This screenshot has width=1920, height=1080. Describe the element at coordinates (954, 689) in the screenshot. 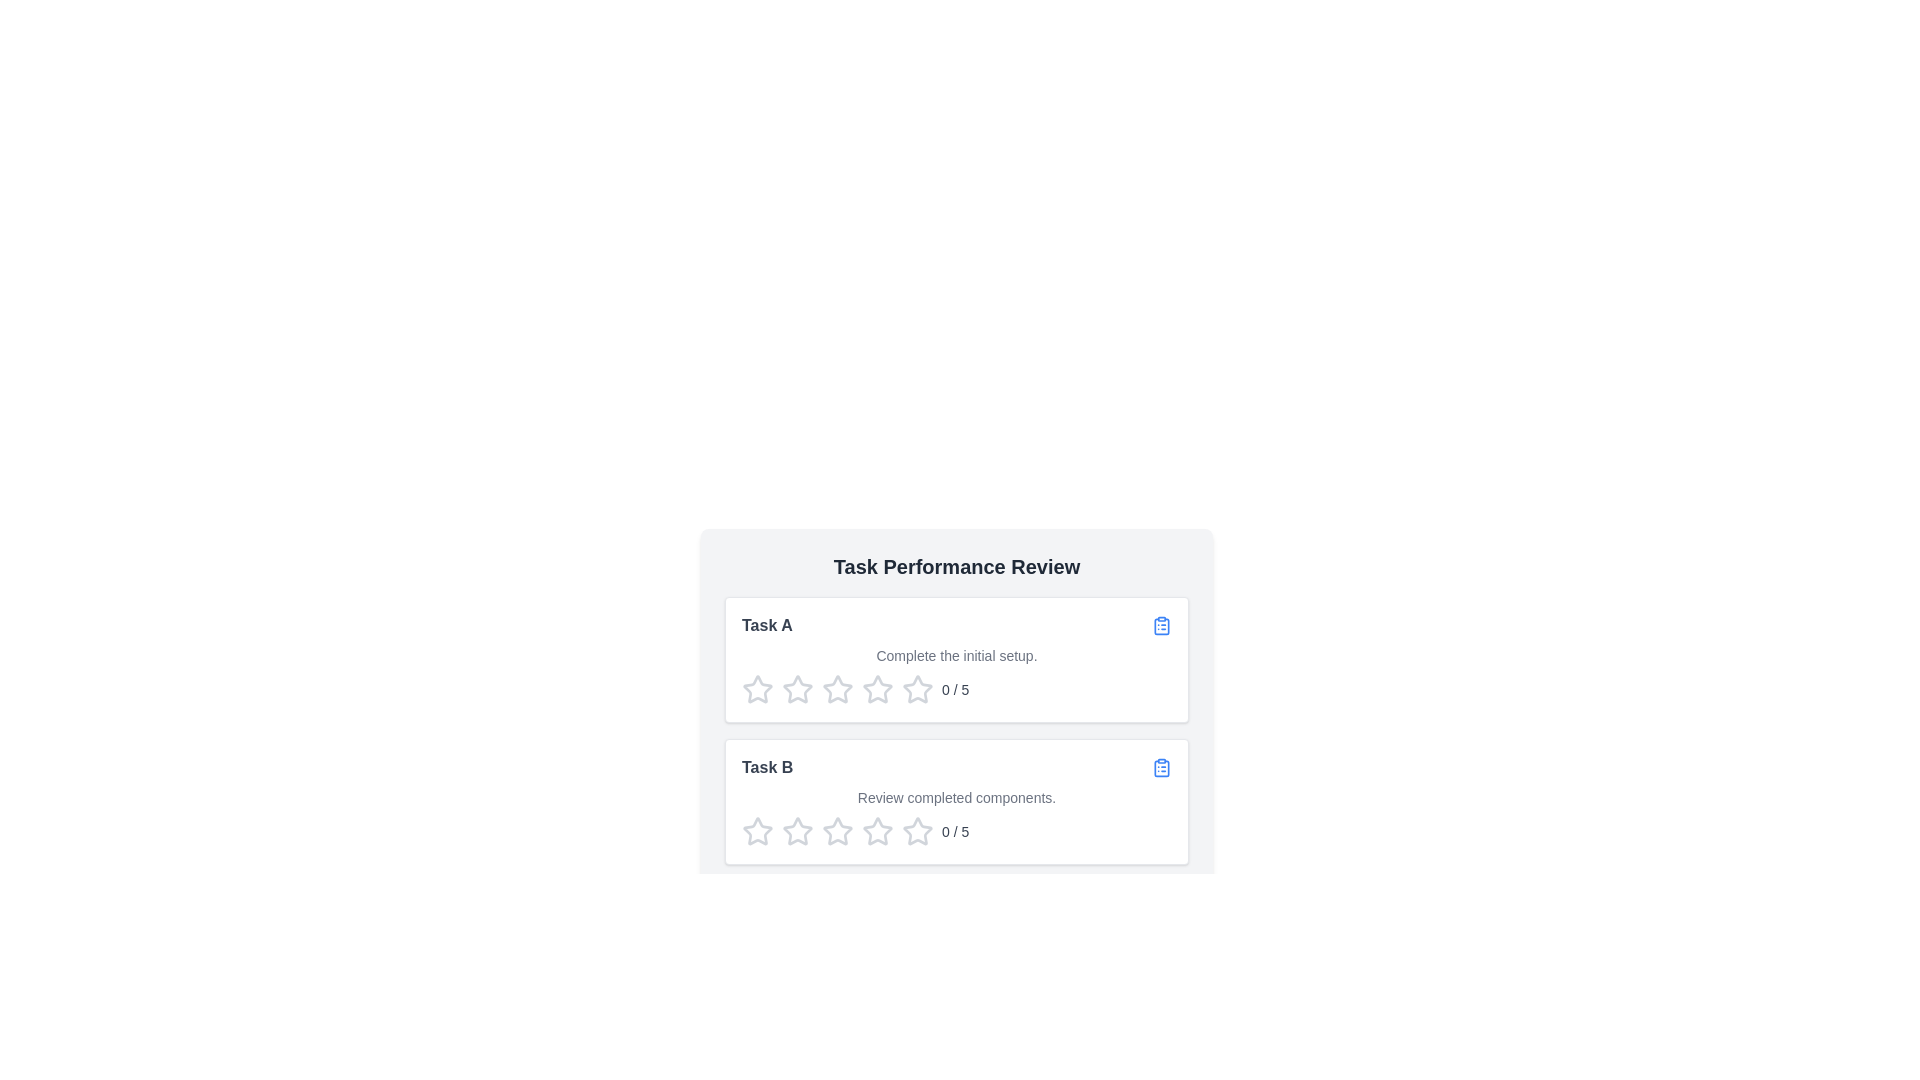

I see `the text label displaying '0 / 5', which is located to the right of the star icons in the first task card labeled 'Task A'` at that location.